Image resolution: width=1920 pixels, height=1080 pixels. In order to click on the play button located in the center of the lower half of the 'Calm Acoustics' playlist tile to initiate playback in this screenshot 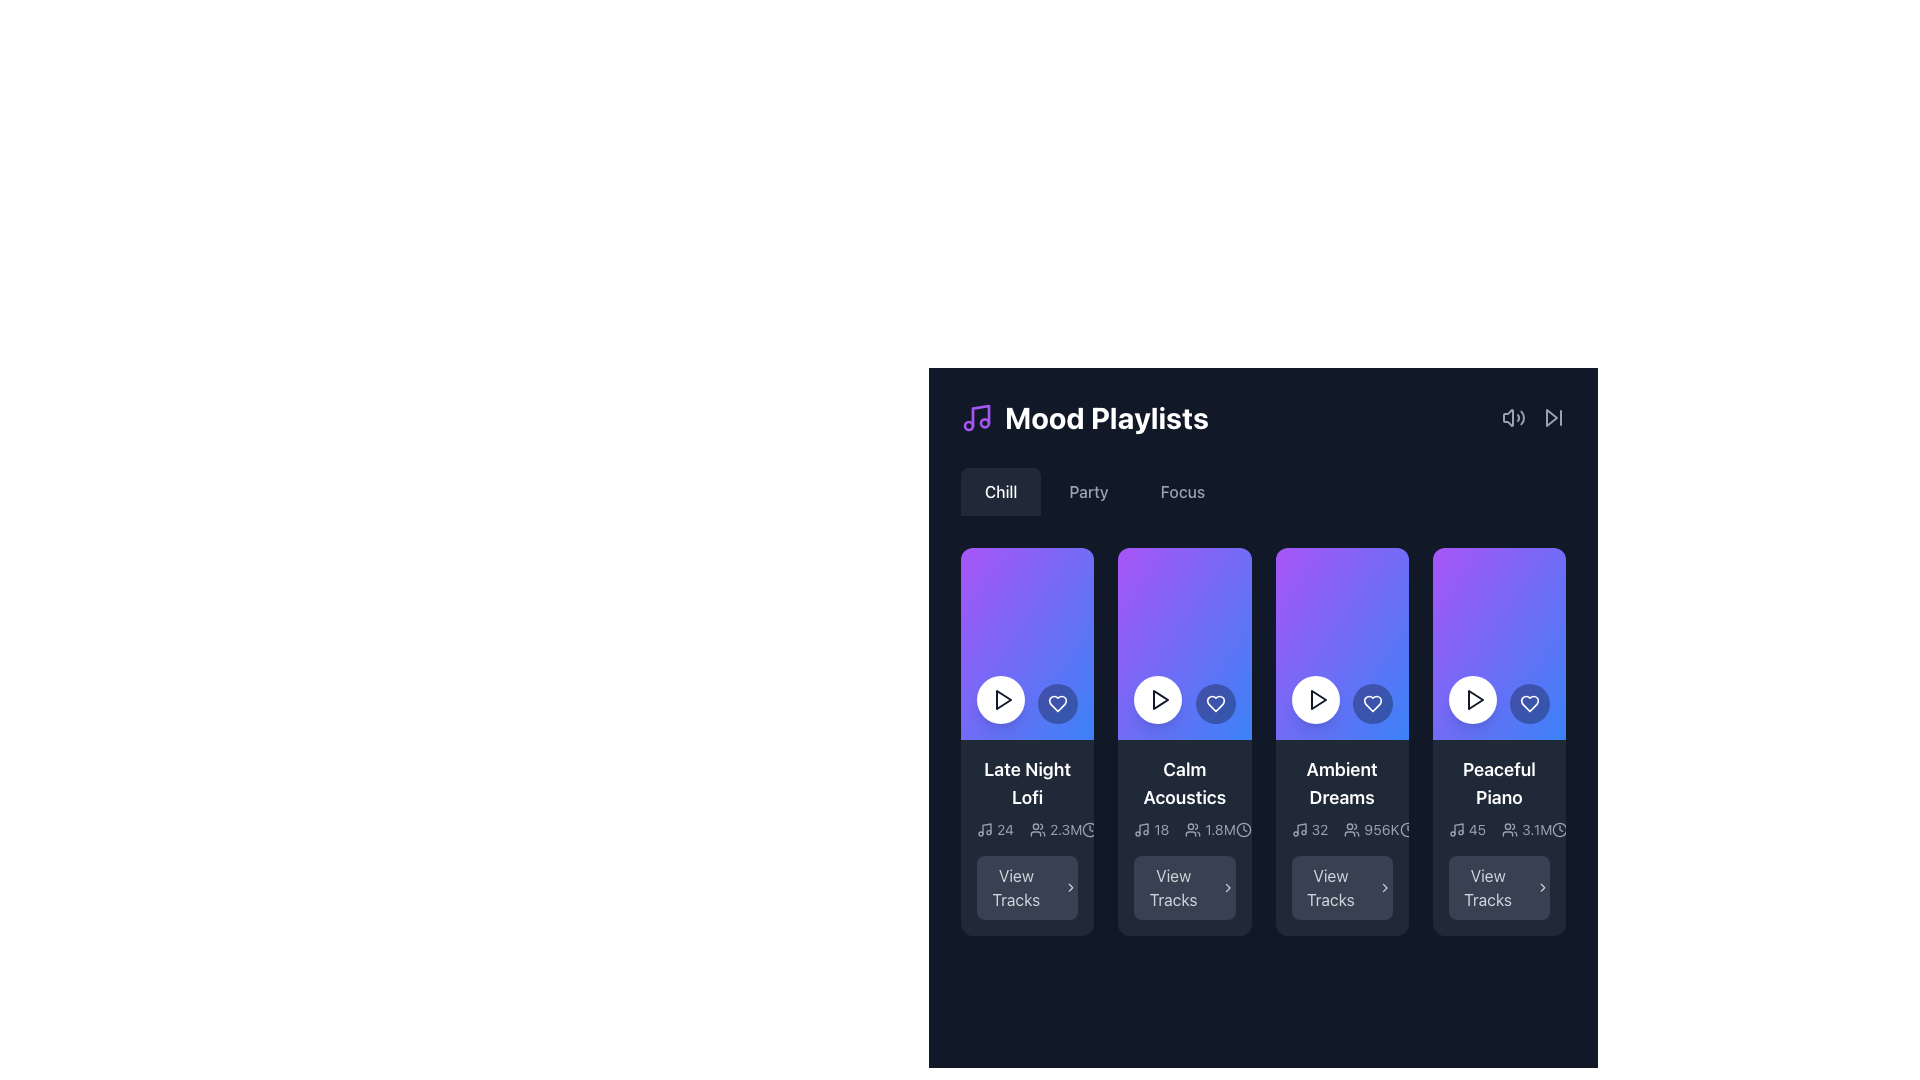, I will do `click(1161, 698)`.